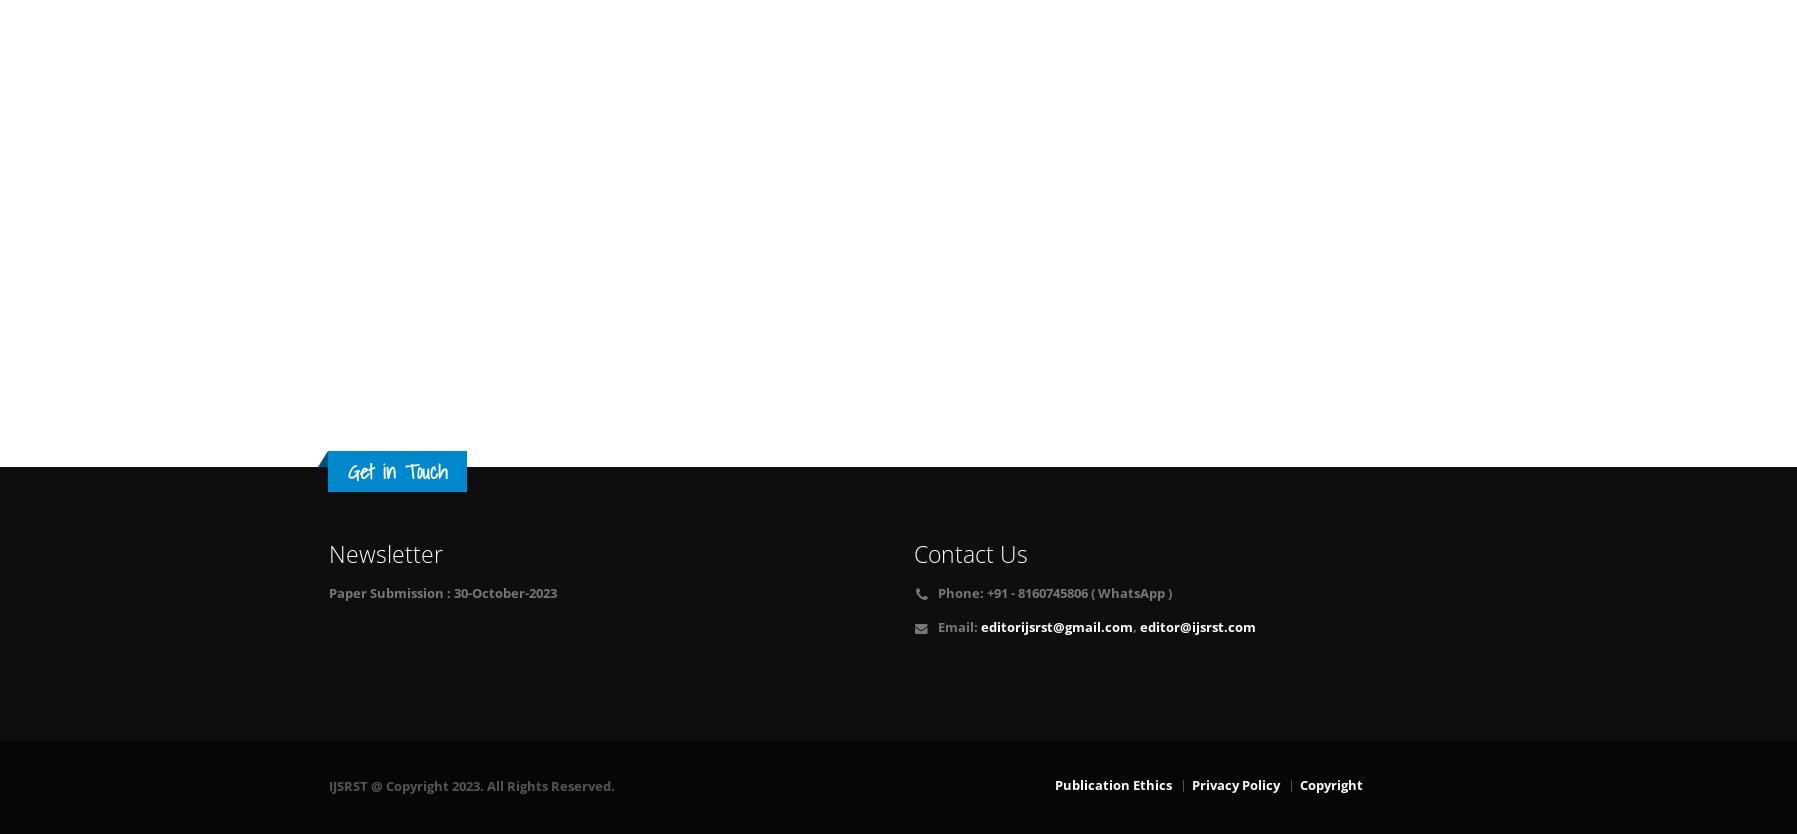  I want to click on 'Email:', so click(957, 626).